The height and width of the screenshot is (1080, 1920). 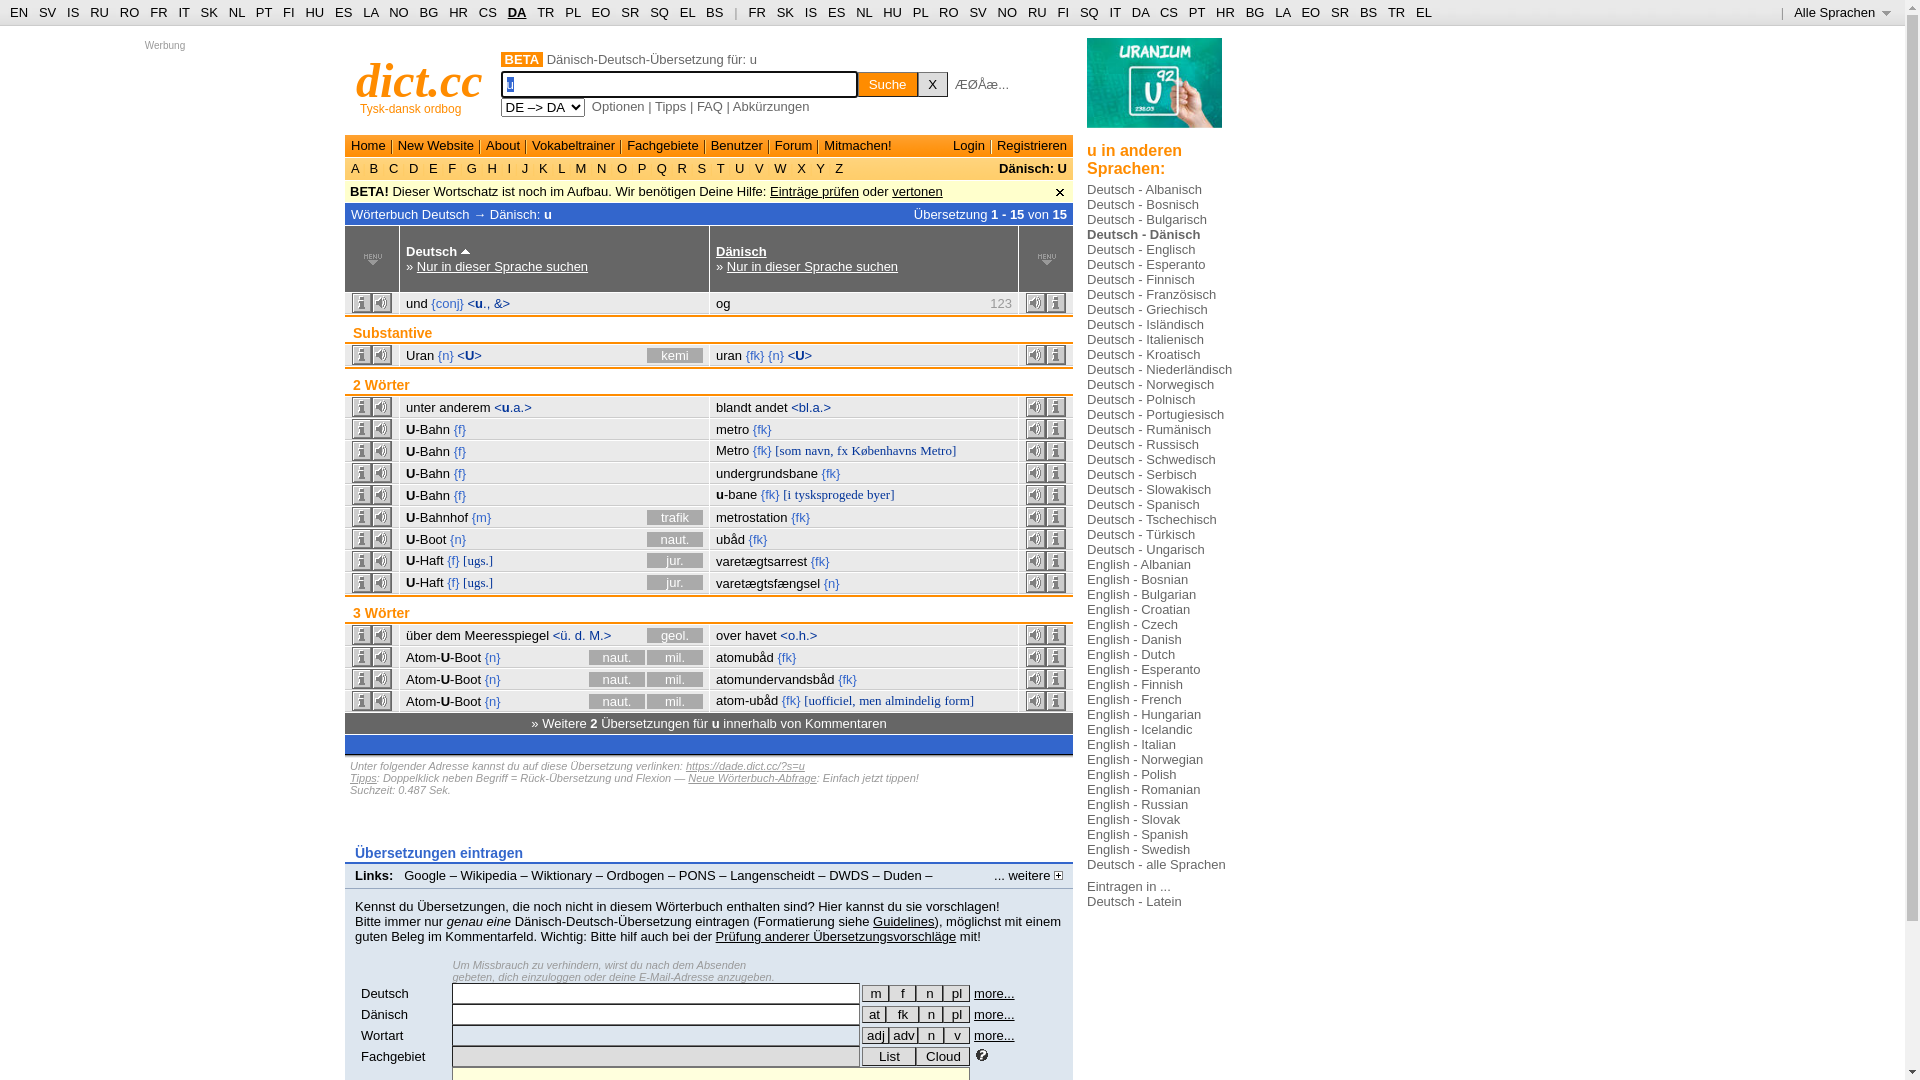 What do you see at coordinates (457, 12) in the screenshot?
I see `'HR'` at bounding box center [457, 12].